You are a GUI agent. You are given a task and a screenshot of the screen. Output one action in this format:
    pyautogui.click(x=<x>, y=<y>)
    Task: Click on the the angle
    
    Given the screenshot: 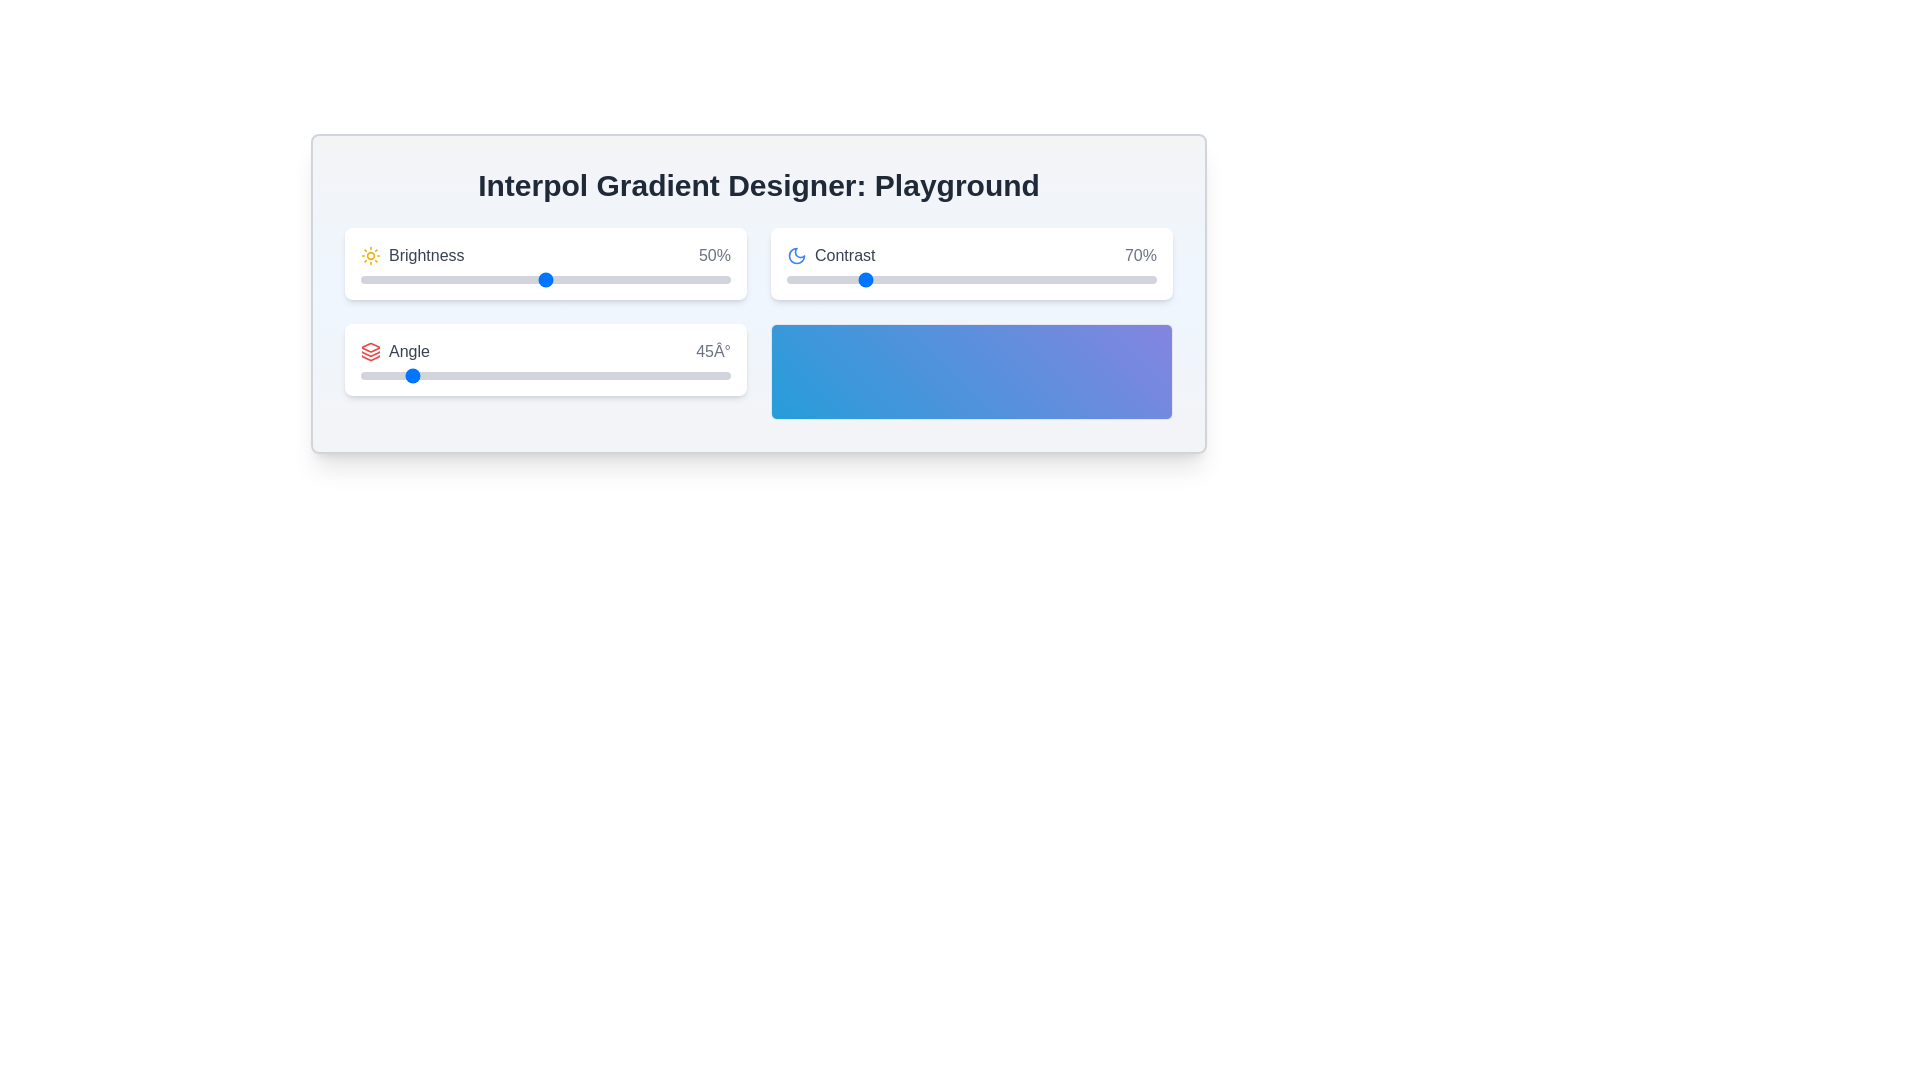 What is the action you would take?
    pyautogui.click(x=435, y=375)
    